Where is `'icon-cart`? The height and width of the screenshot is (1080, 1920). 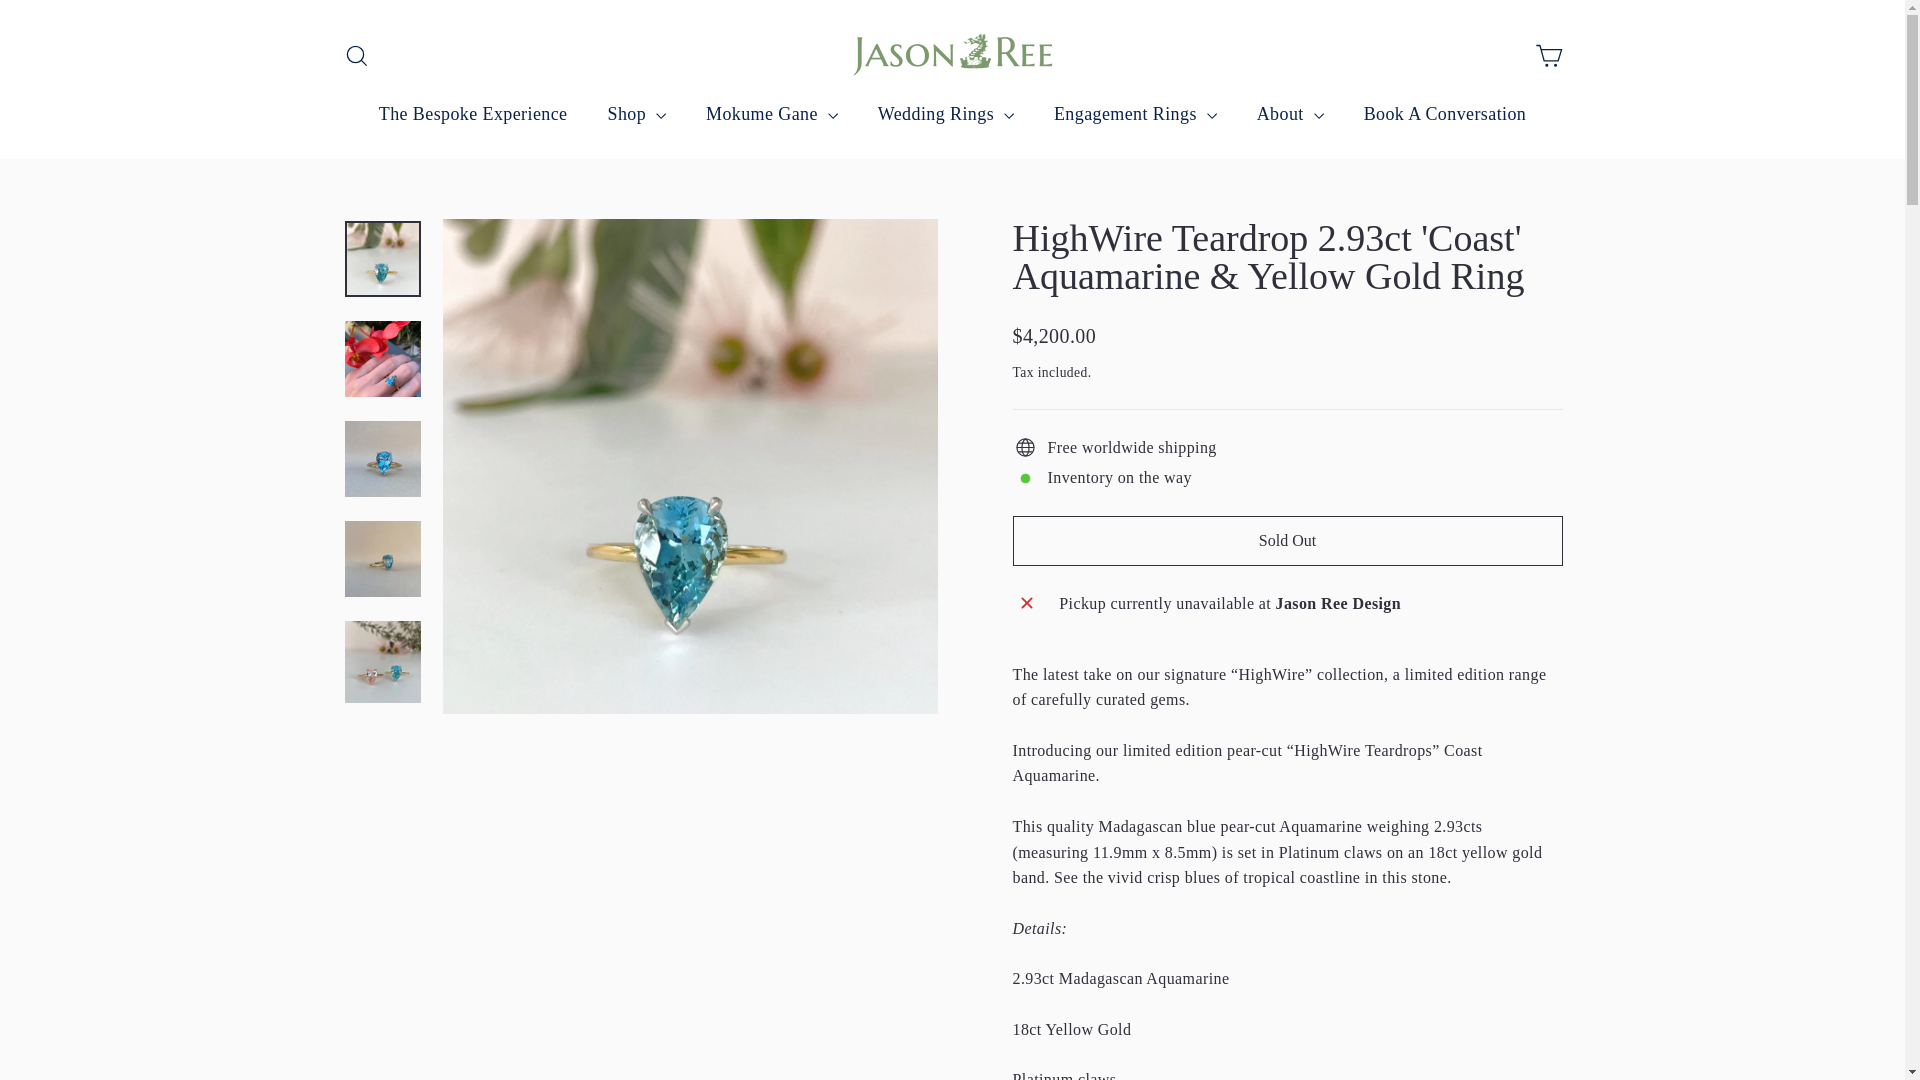
'icon-cart is located at coordinates (1547, 53).